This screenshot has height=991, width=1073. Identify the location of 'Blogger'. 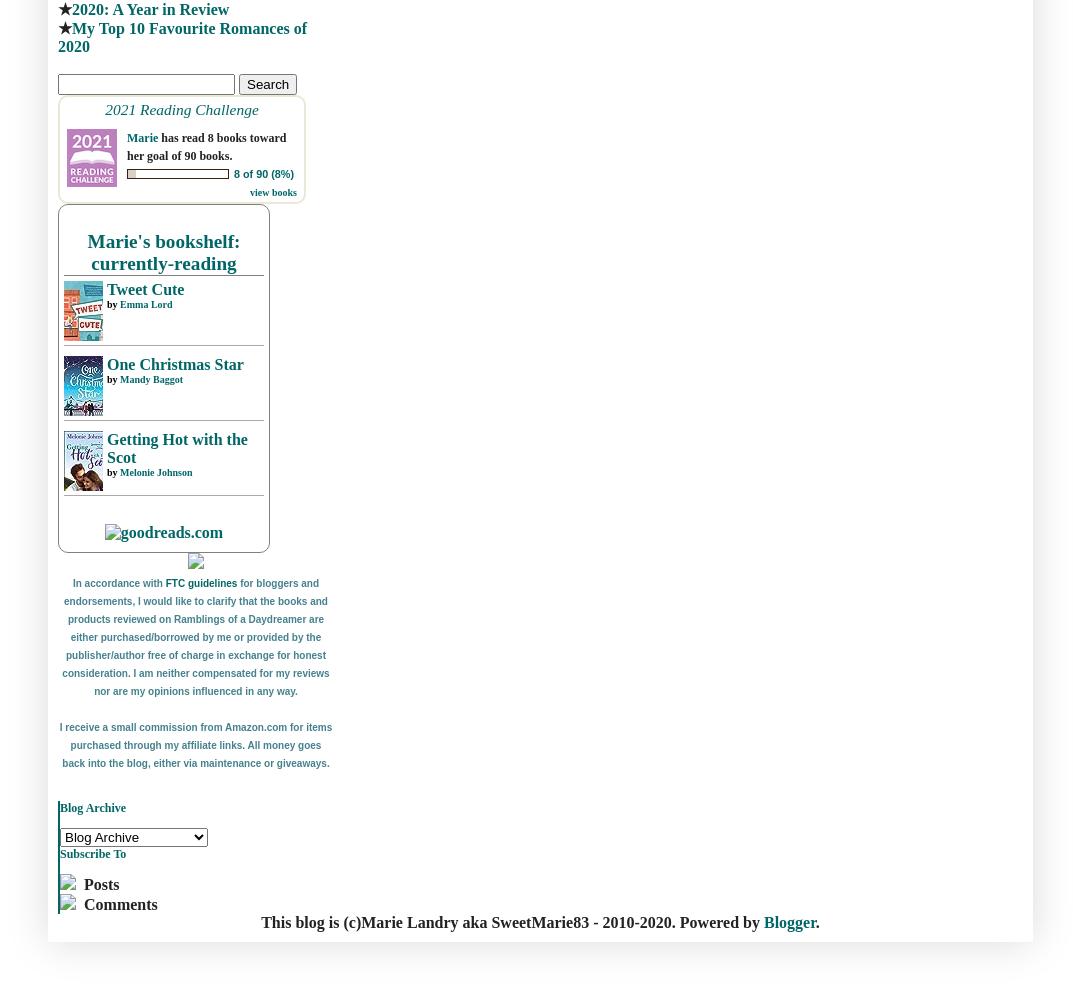
(788, 921).